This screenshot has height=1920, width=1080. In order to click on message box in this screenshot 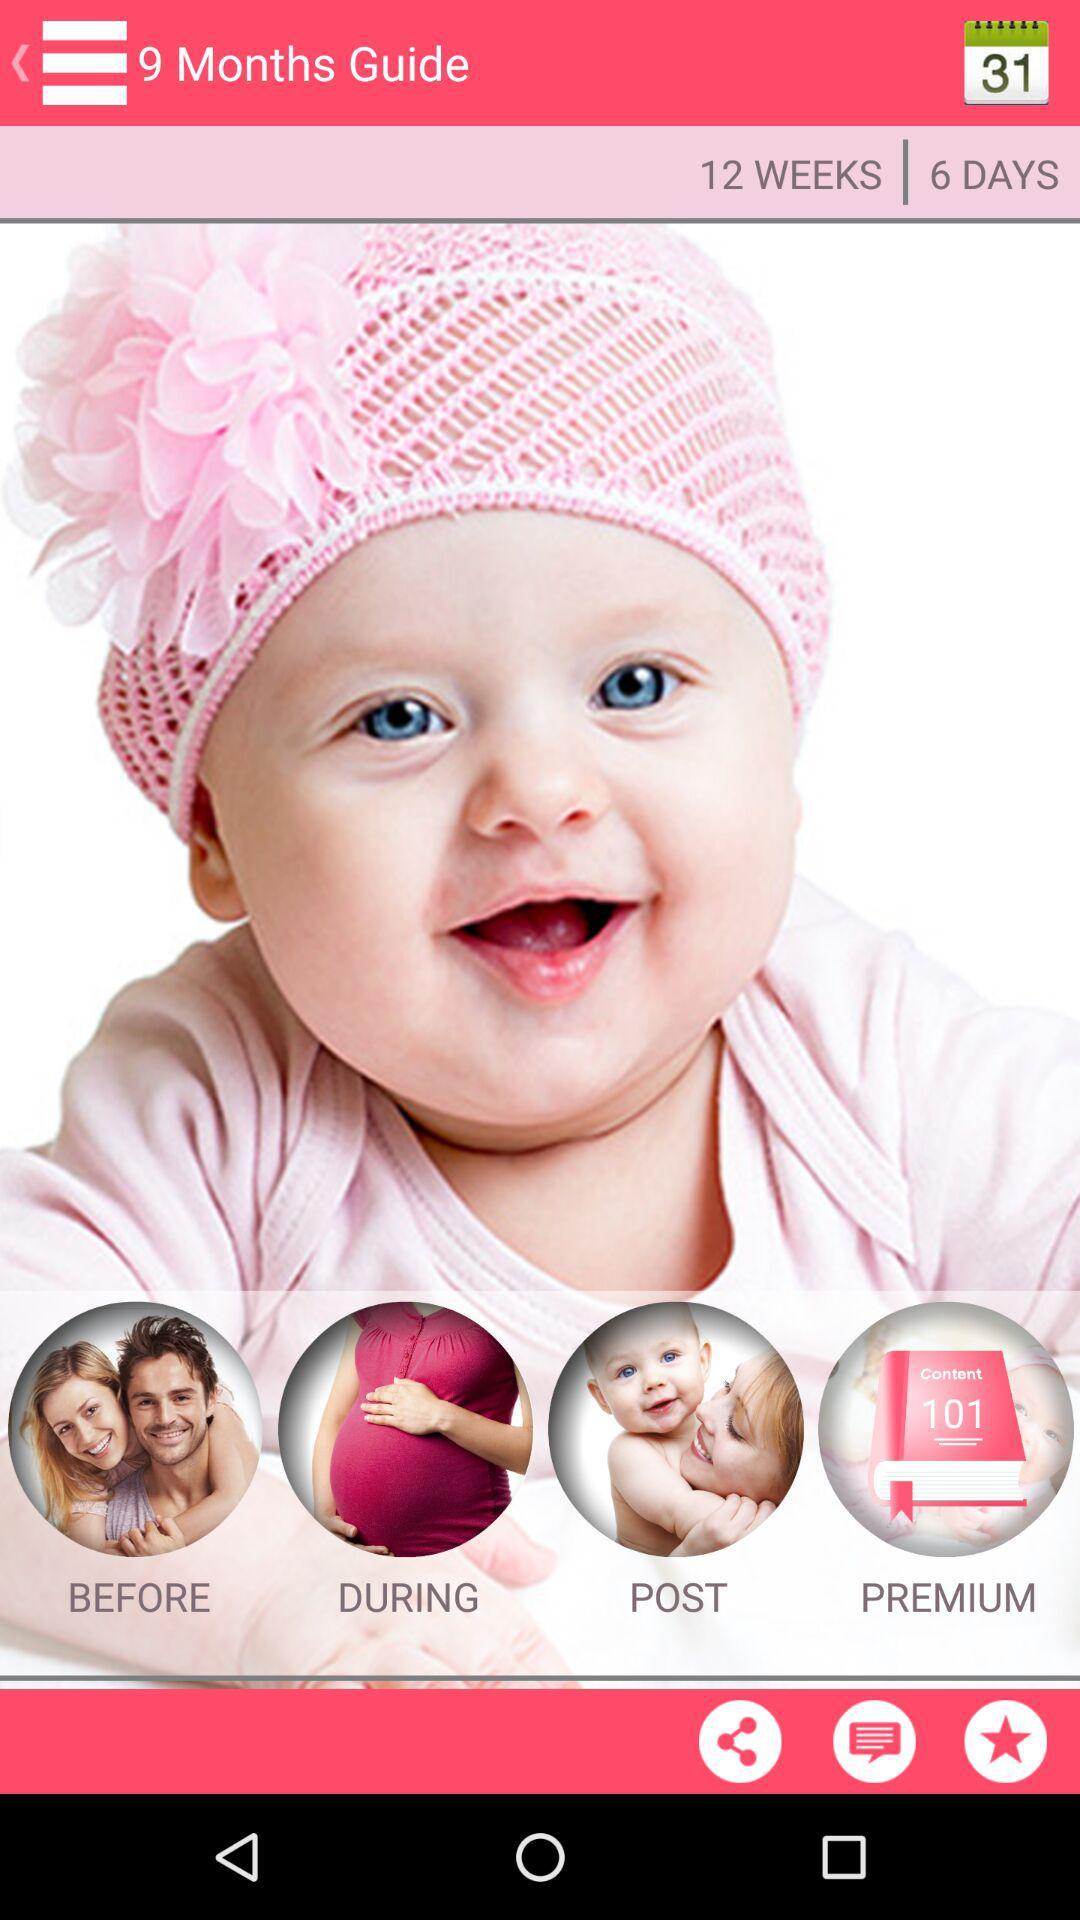, I will do `click(873, 1740)`.